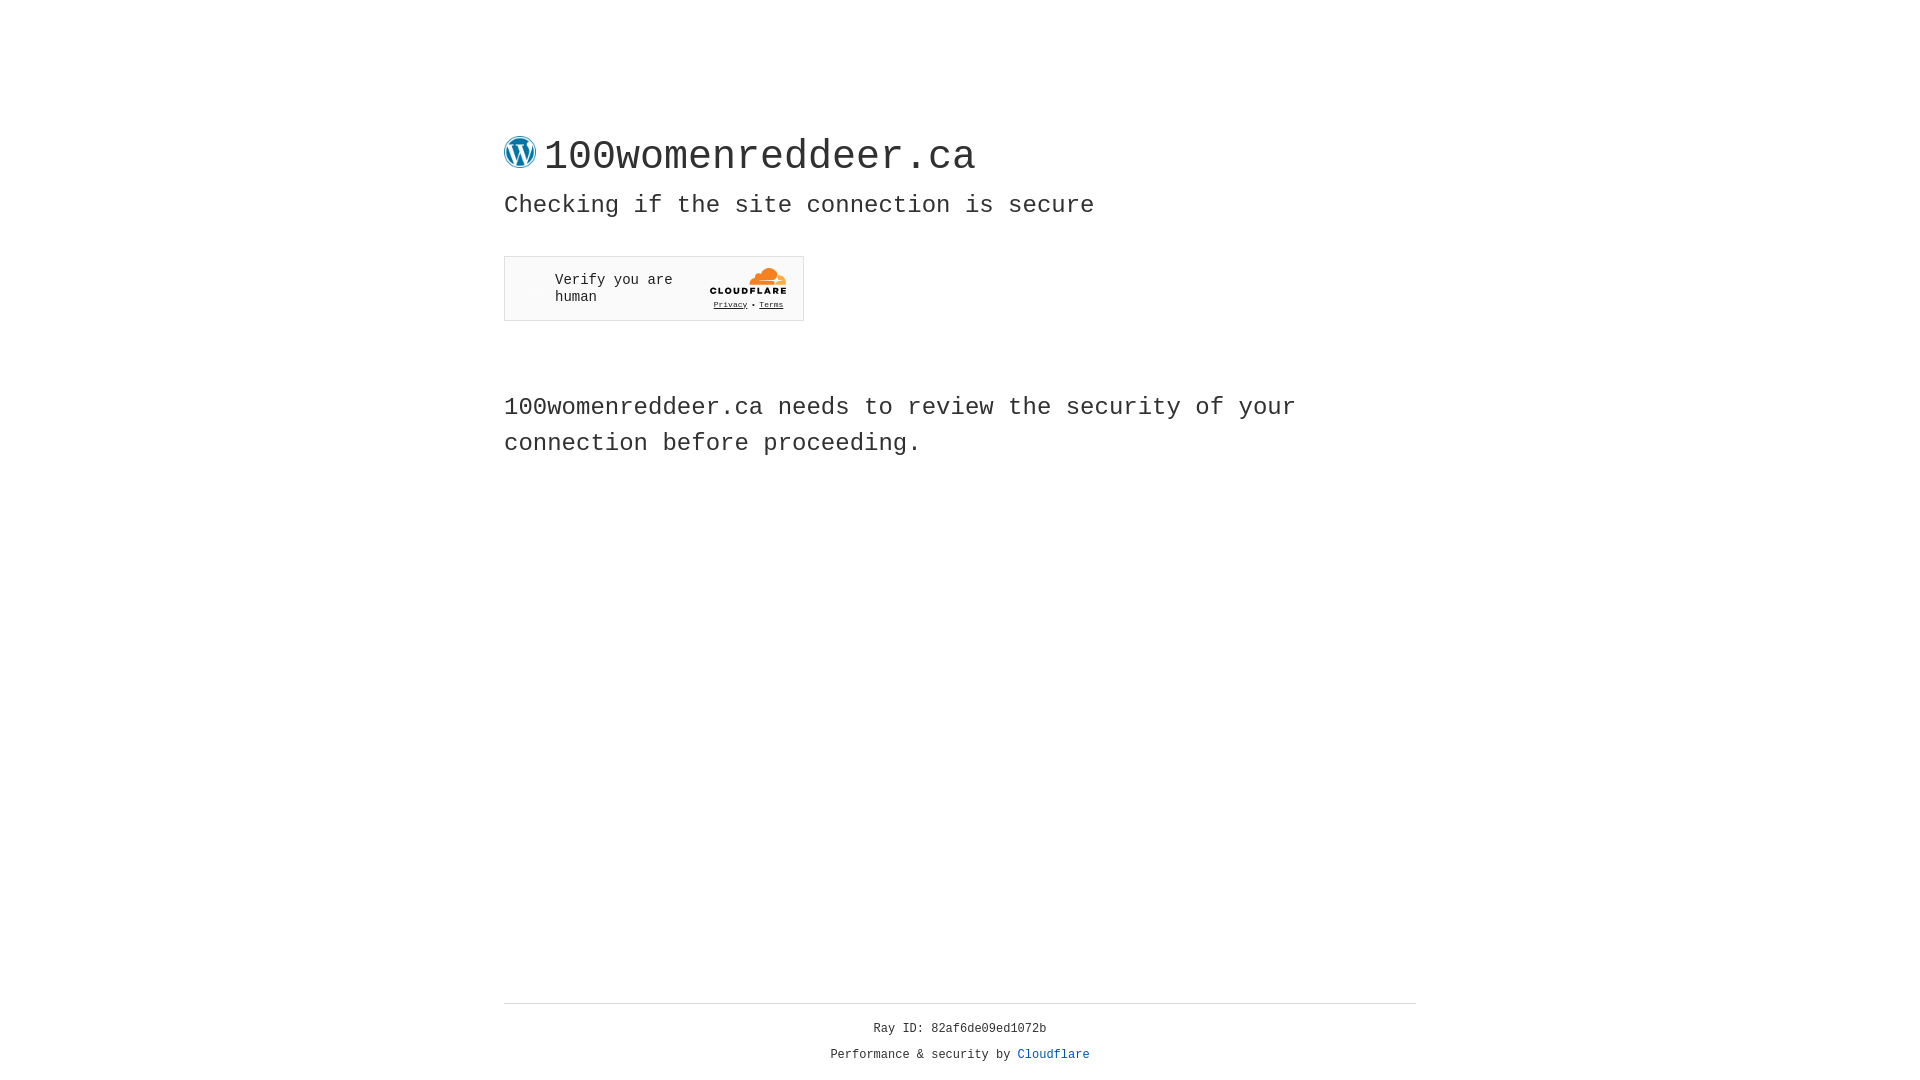 Image resolution: width=1920 pixels, height=1080 pixels. I want to click on 'Widget containing a Cloudflare security challenge', so click(653, 288).